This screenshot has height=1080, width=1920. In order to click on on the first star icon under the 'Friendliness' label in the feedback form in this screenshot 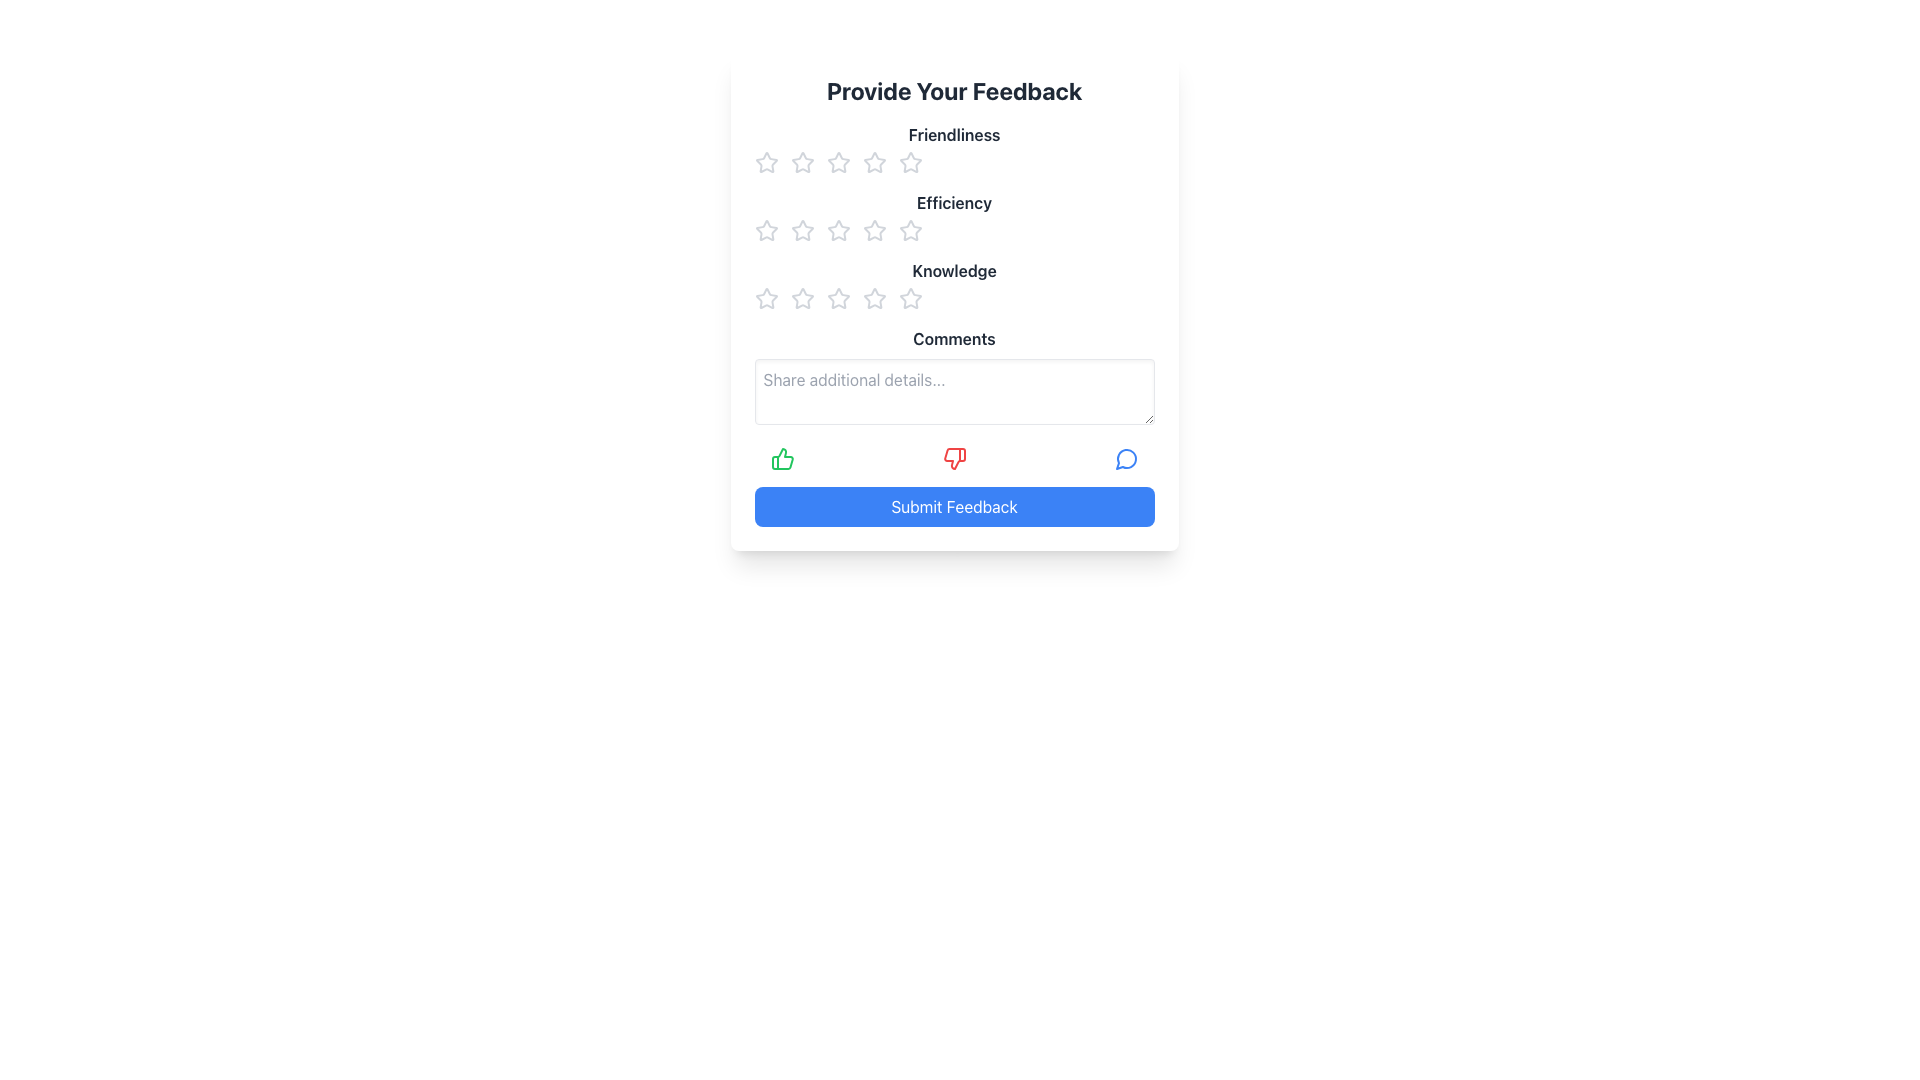, I will do `click(765, 161)`.